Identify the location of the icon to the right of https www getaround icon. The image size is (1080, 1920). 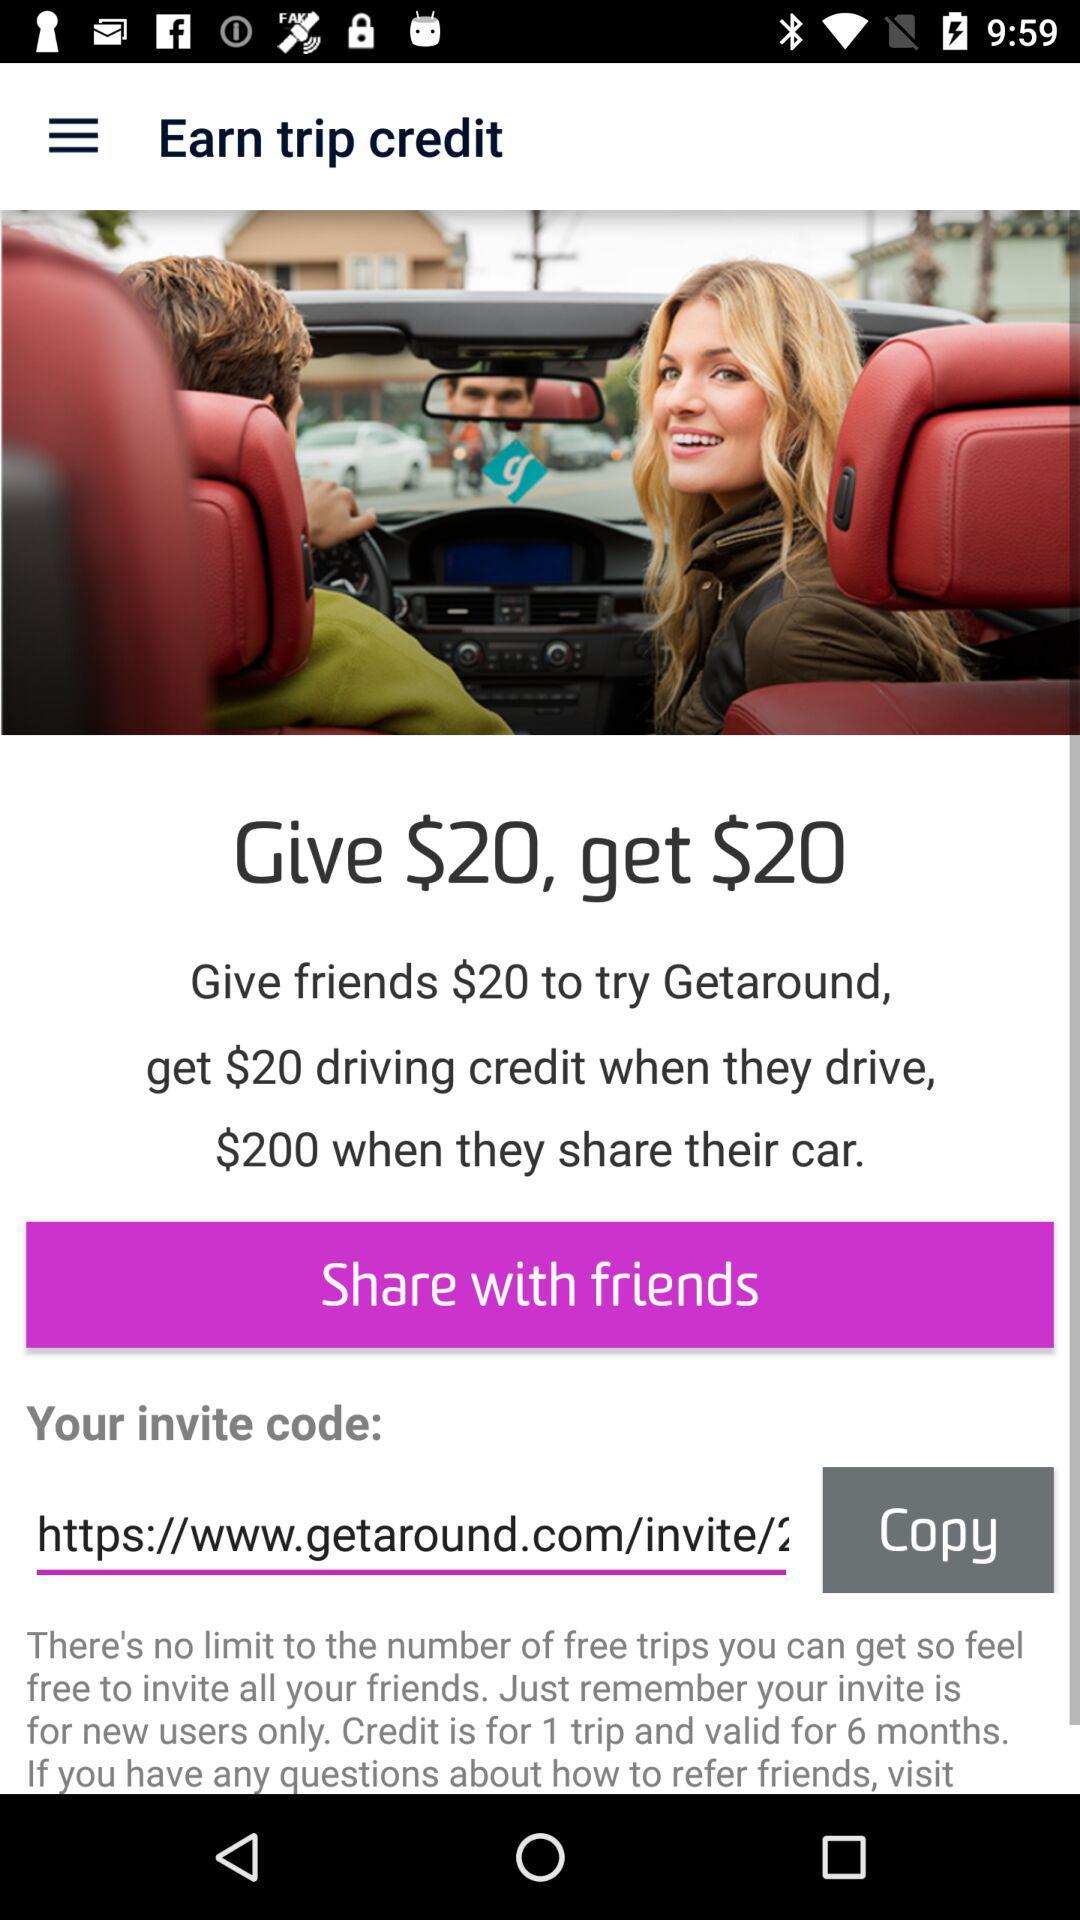
(938, 1529).